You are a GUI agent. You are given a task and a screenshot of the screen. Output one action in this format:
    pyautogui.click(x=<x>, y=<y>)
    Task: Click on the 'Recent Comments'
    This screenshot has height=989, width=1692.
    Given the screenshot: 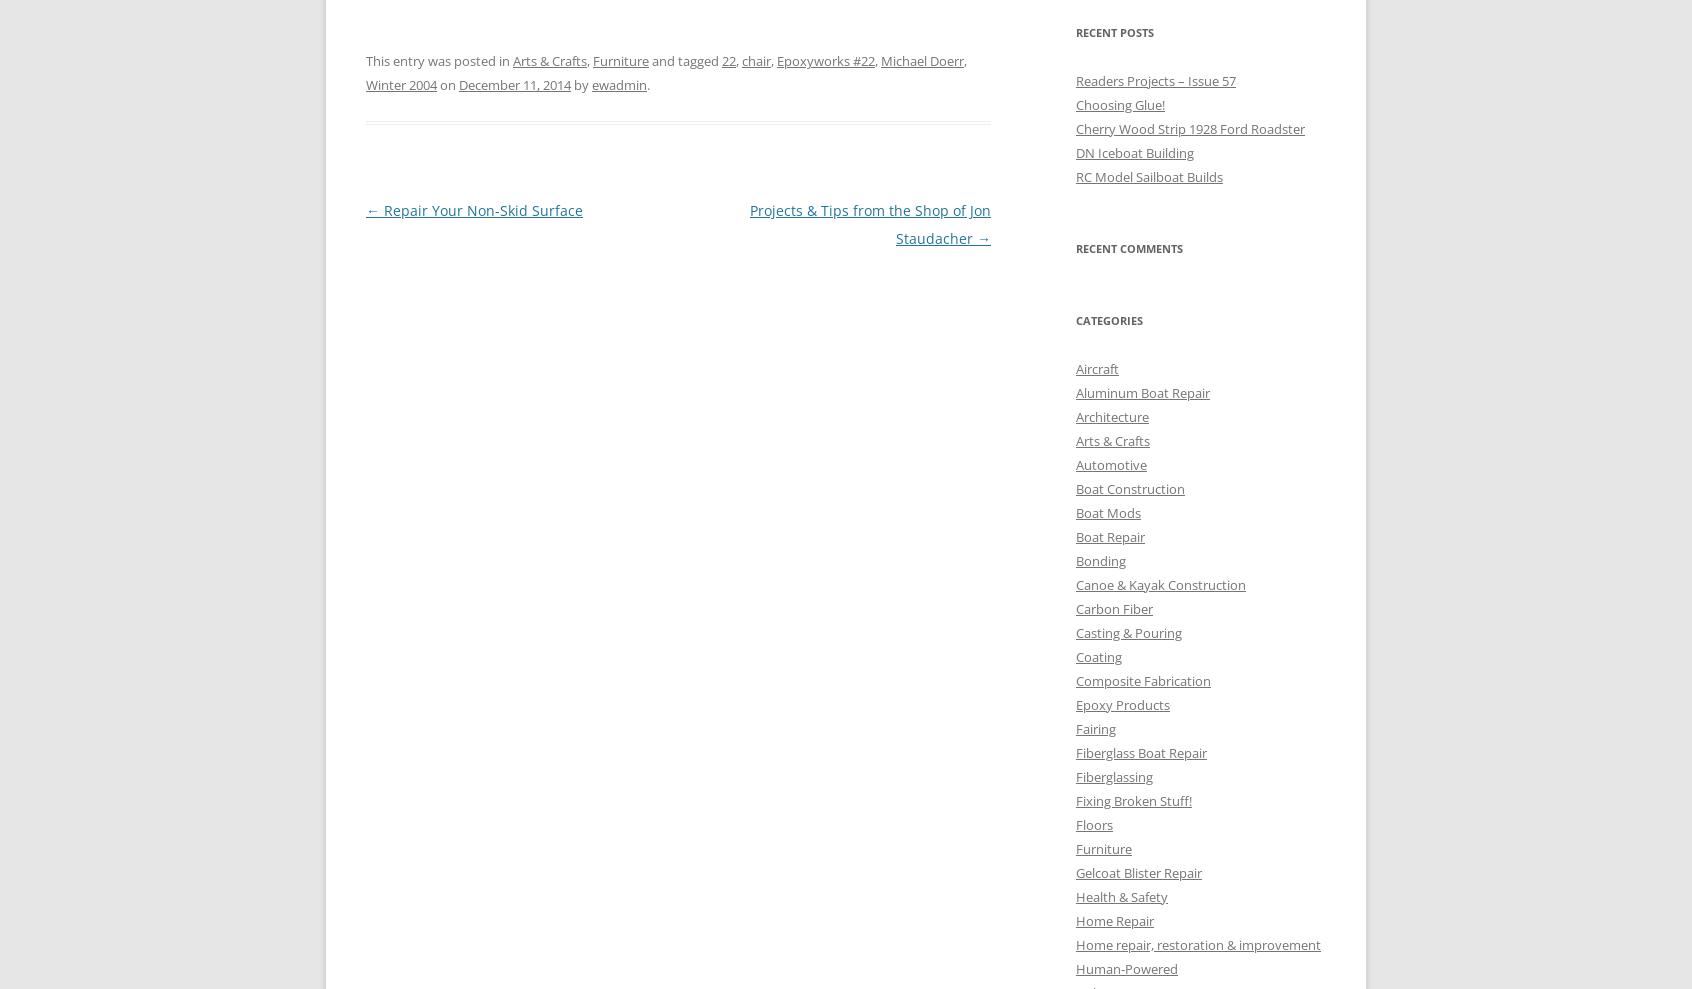 What is the action you would take?
    pyautogui.click(x=1075, y=246)
    